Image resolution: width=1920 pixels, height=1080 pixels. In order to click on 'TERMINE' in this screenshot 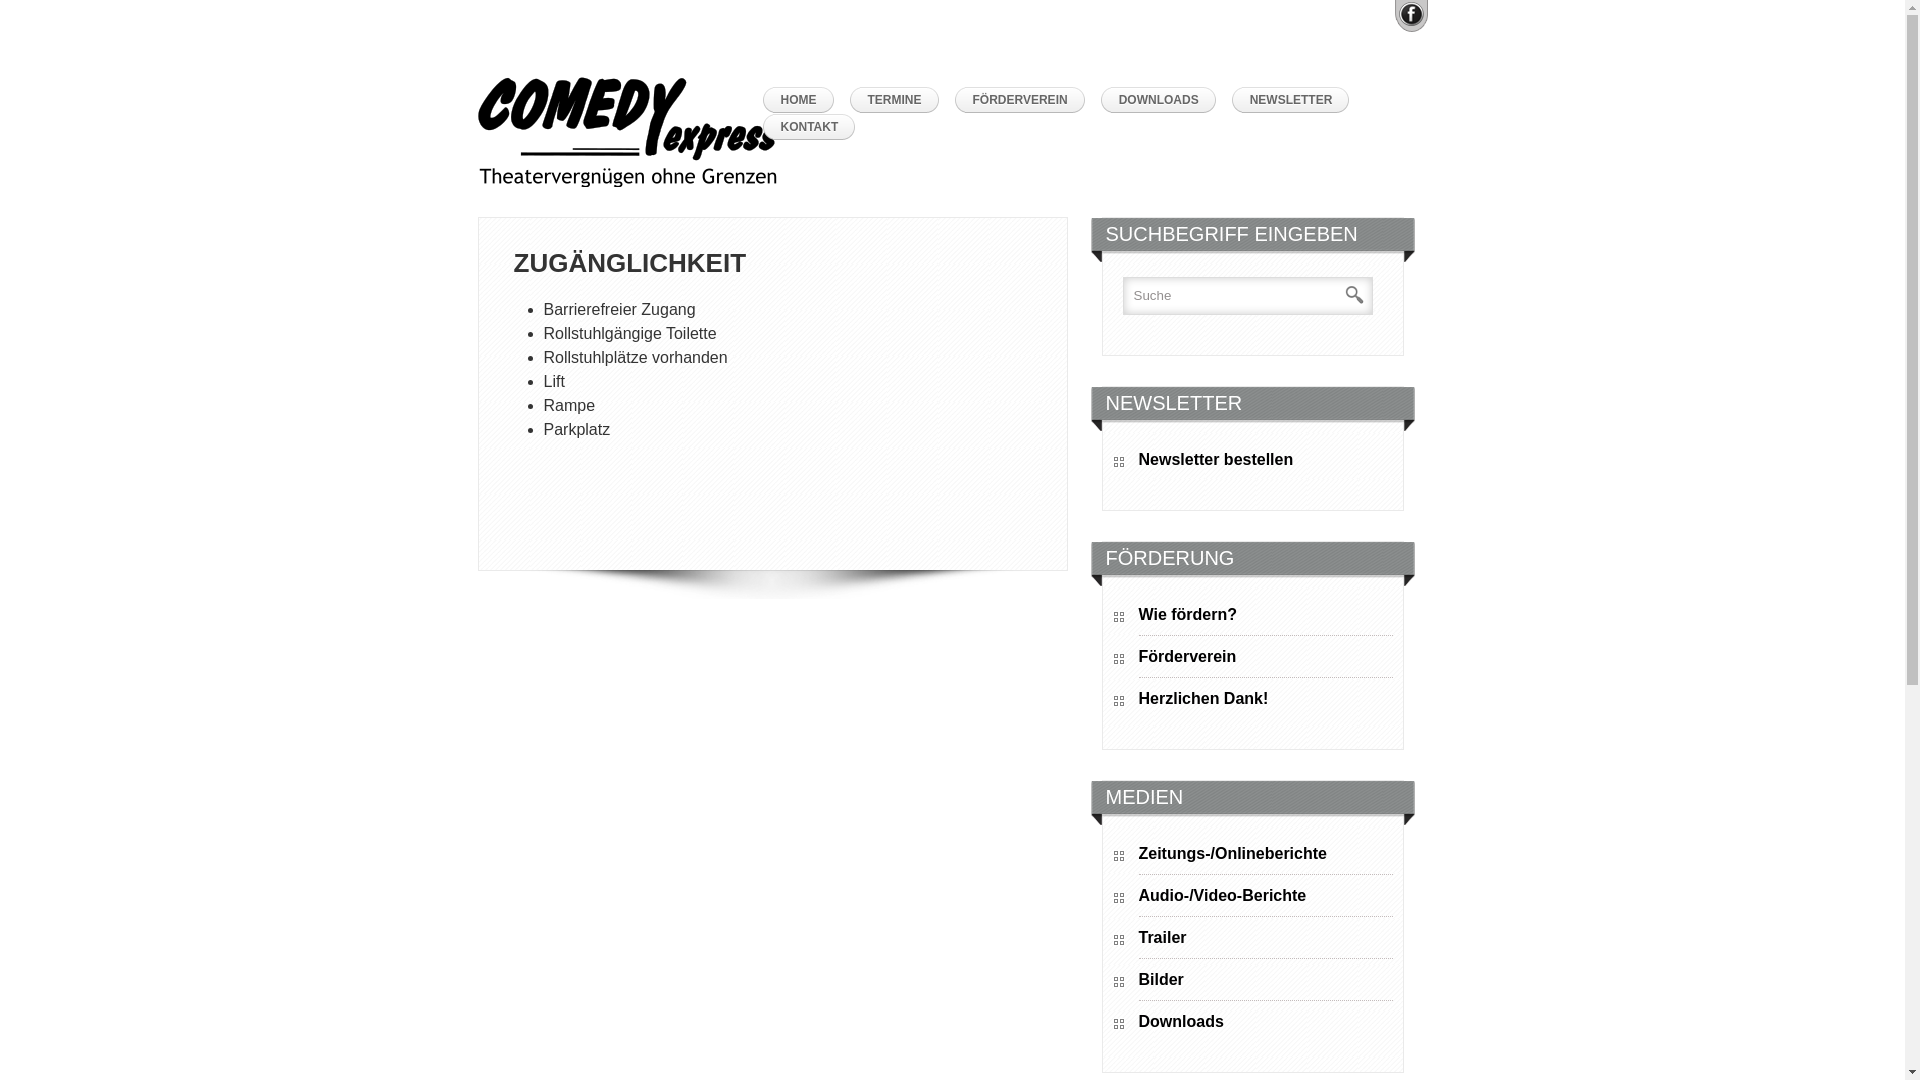, I will do `click(899, 100)`.